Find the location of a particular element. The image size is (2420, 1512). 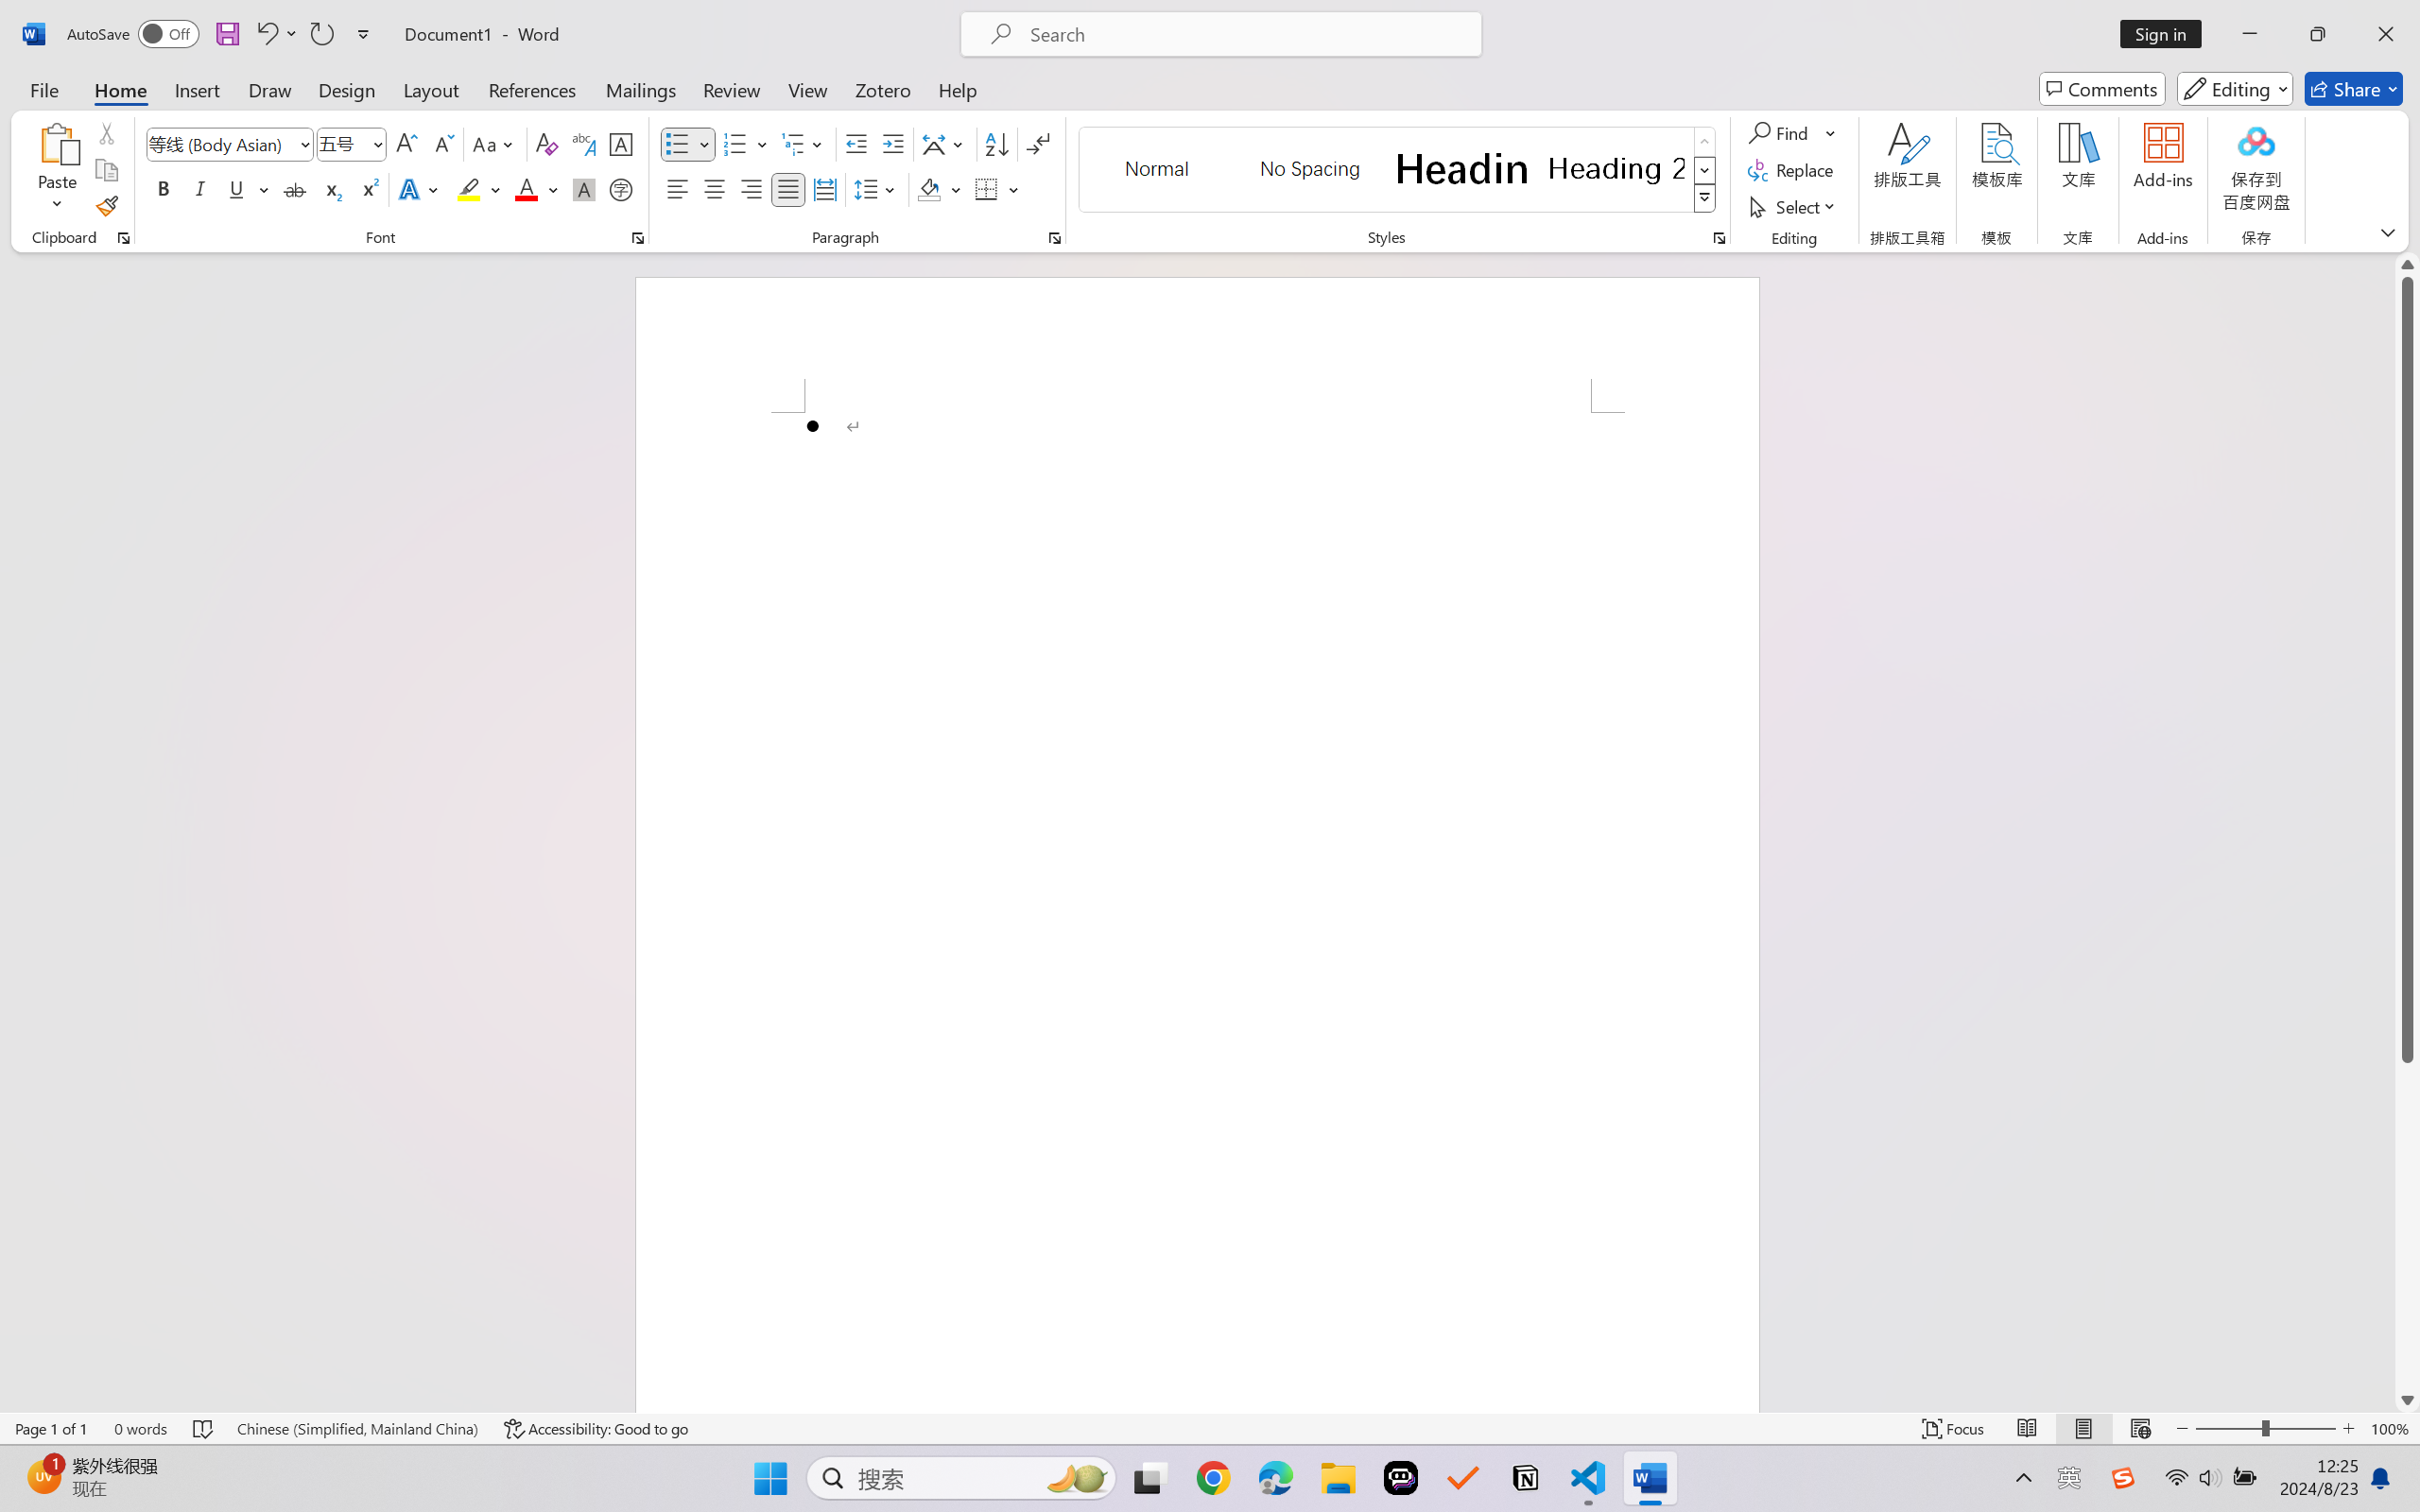

'Page down' is located at coordinates (2407, 1224).